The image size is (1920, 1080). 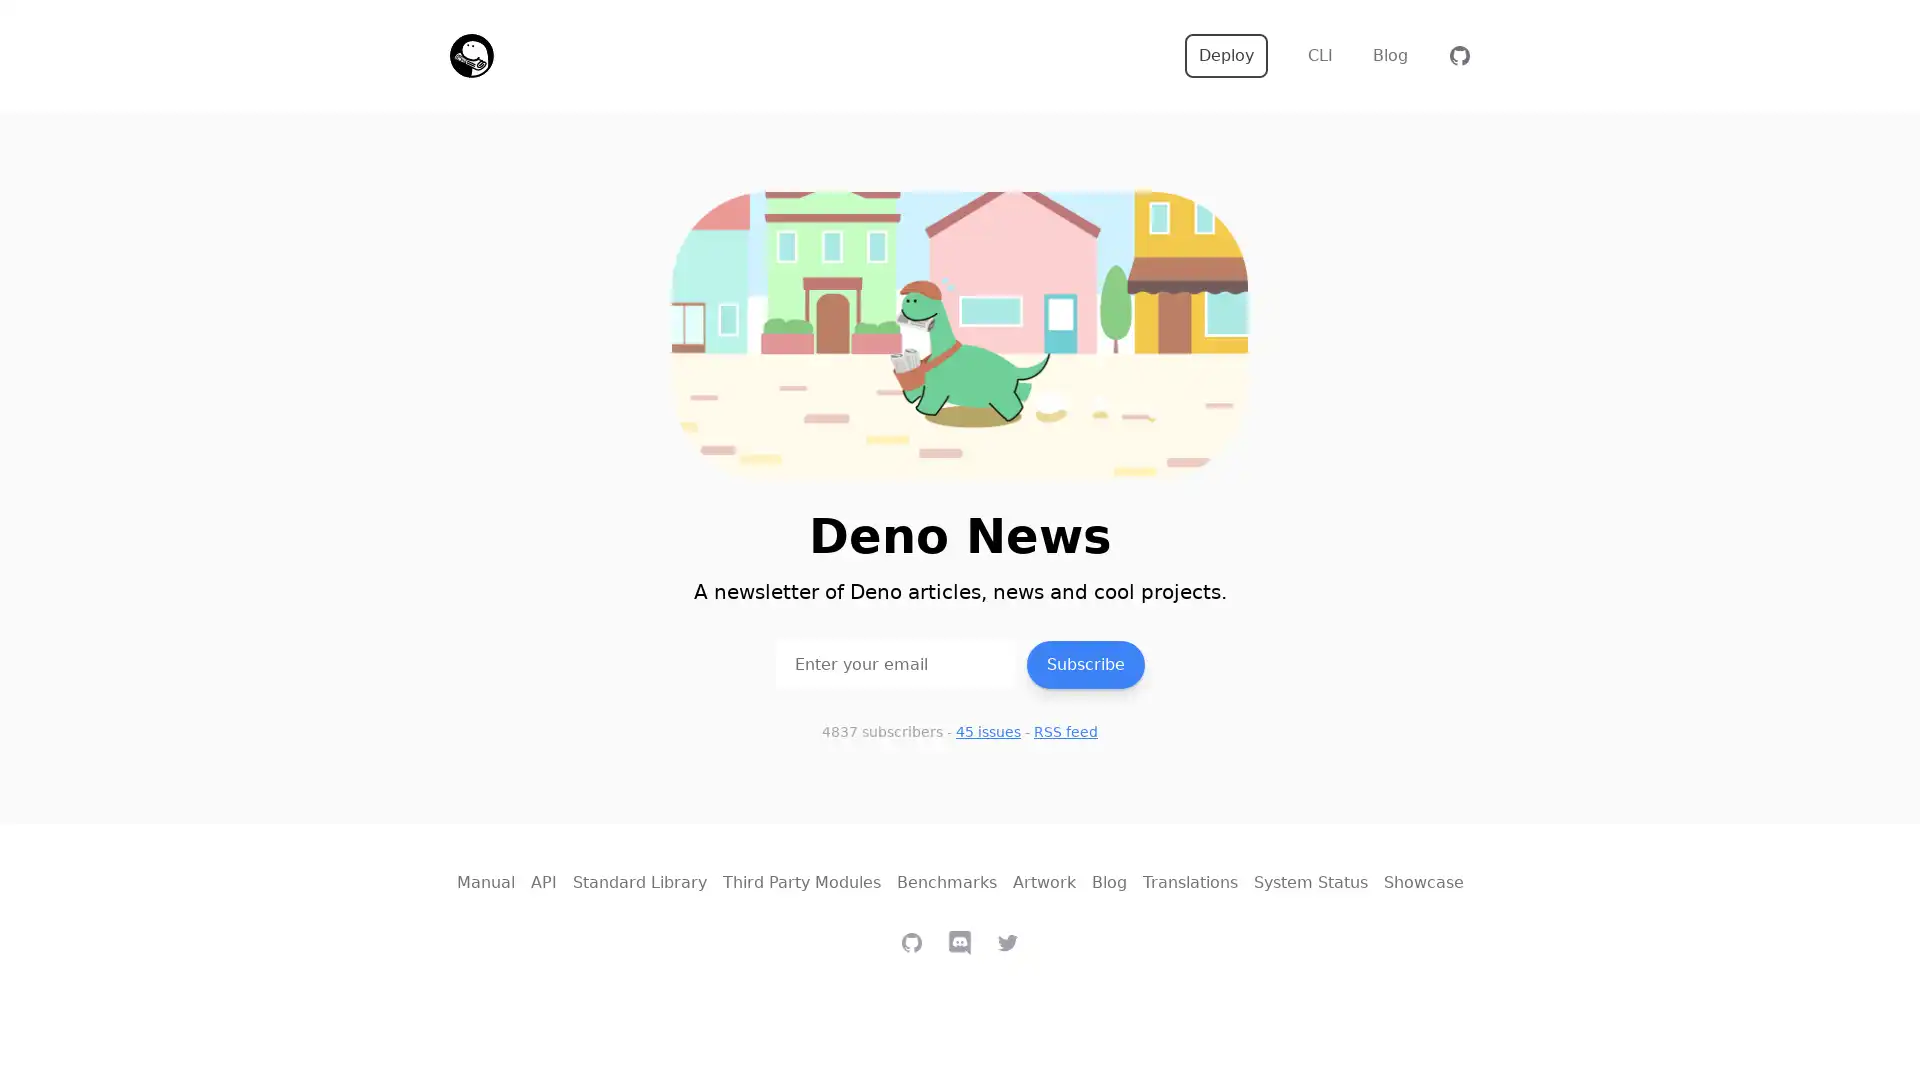 What do you see at coordinates (1084, 663) in the screenshot?
I see `Subscribe` at bounding box center [1084, 663].